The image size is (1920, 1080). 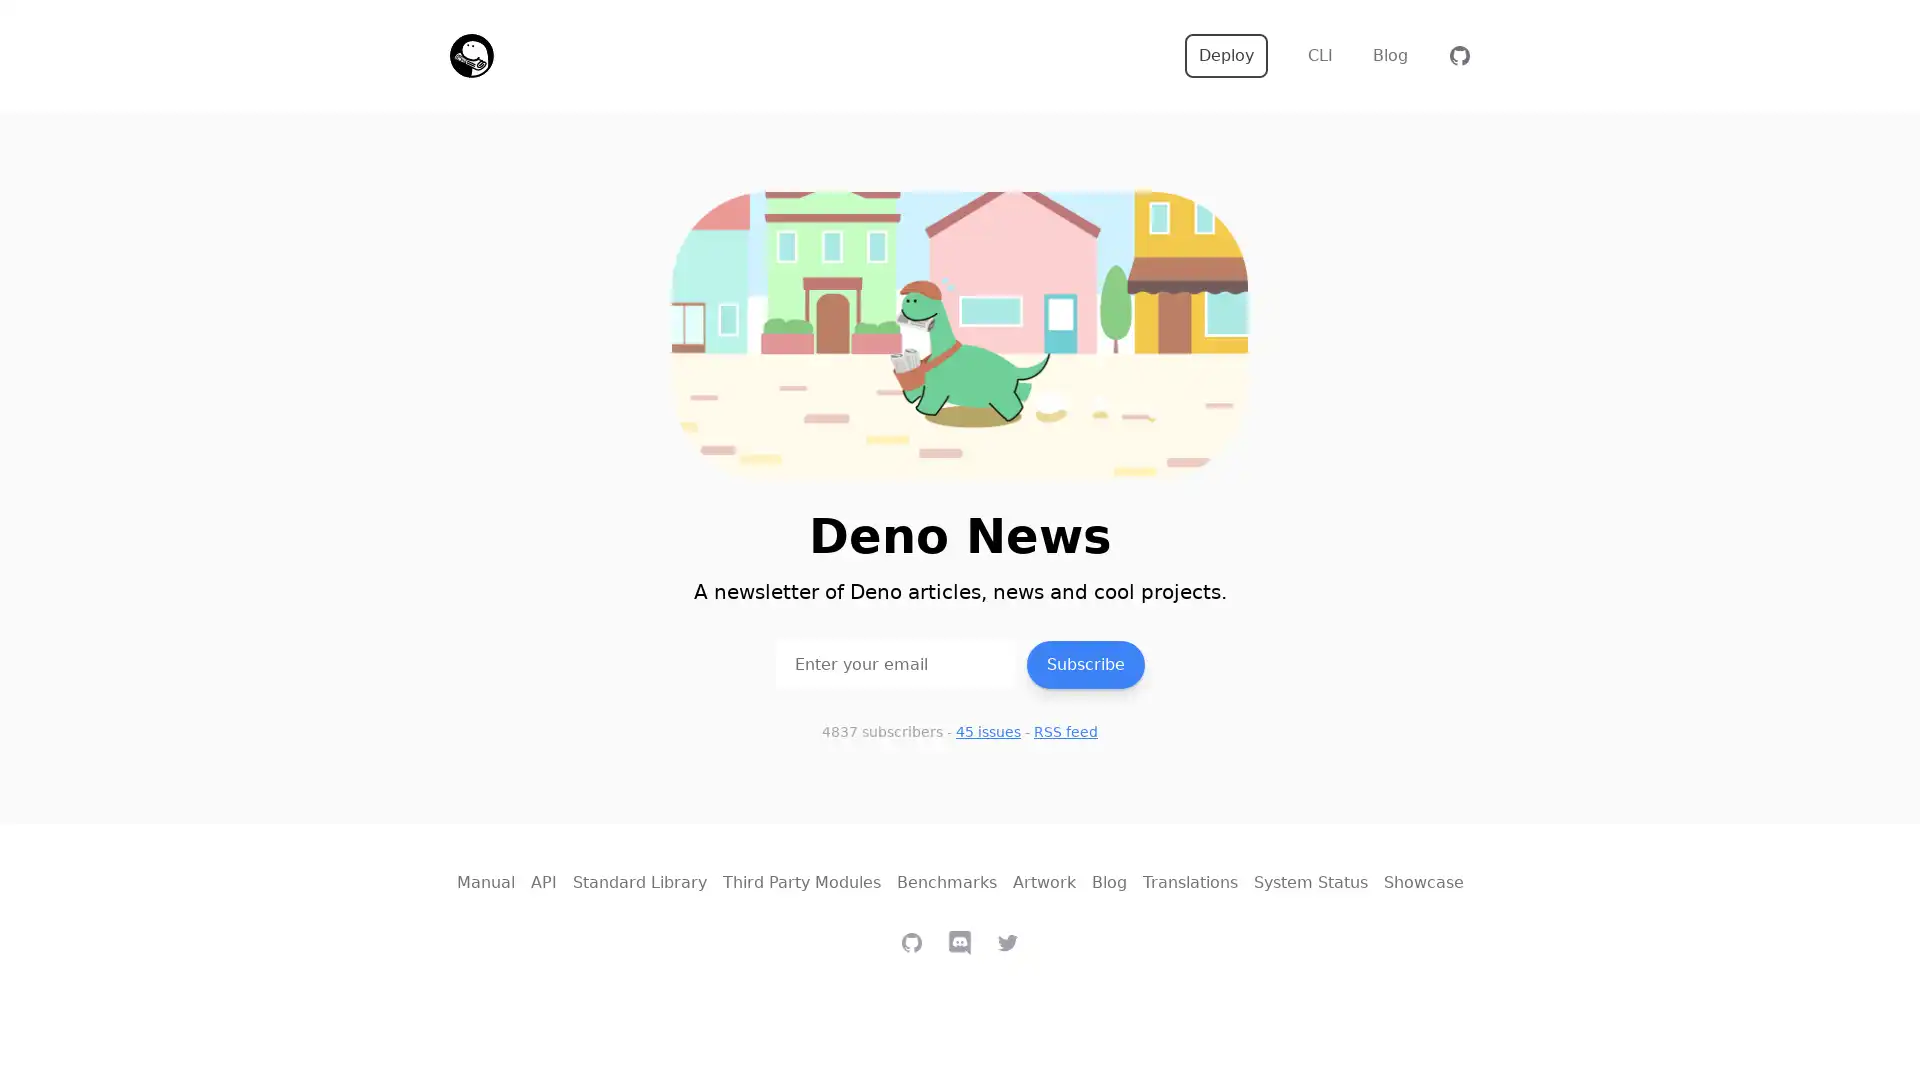 What do you see at coordinates (1084, 663) in the screenshot?
I see `Subscribe` at bounding box center [1084, 663].